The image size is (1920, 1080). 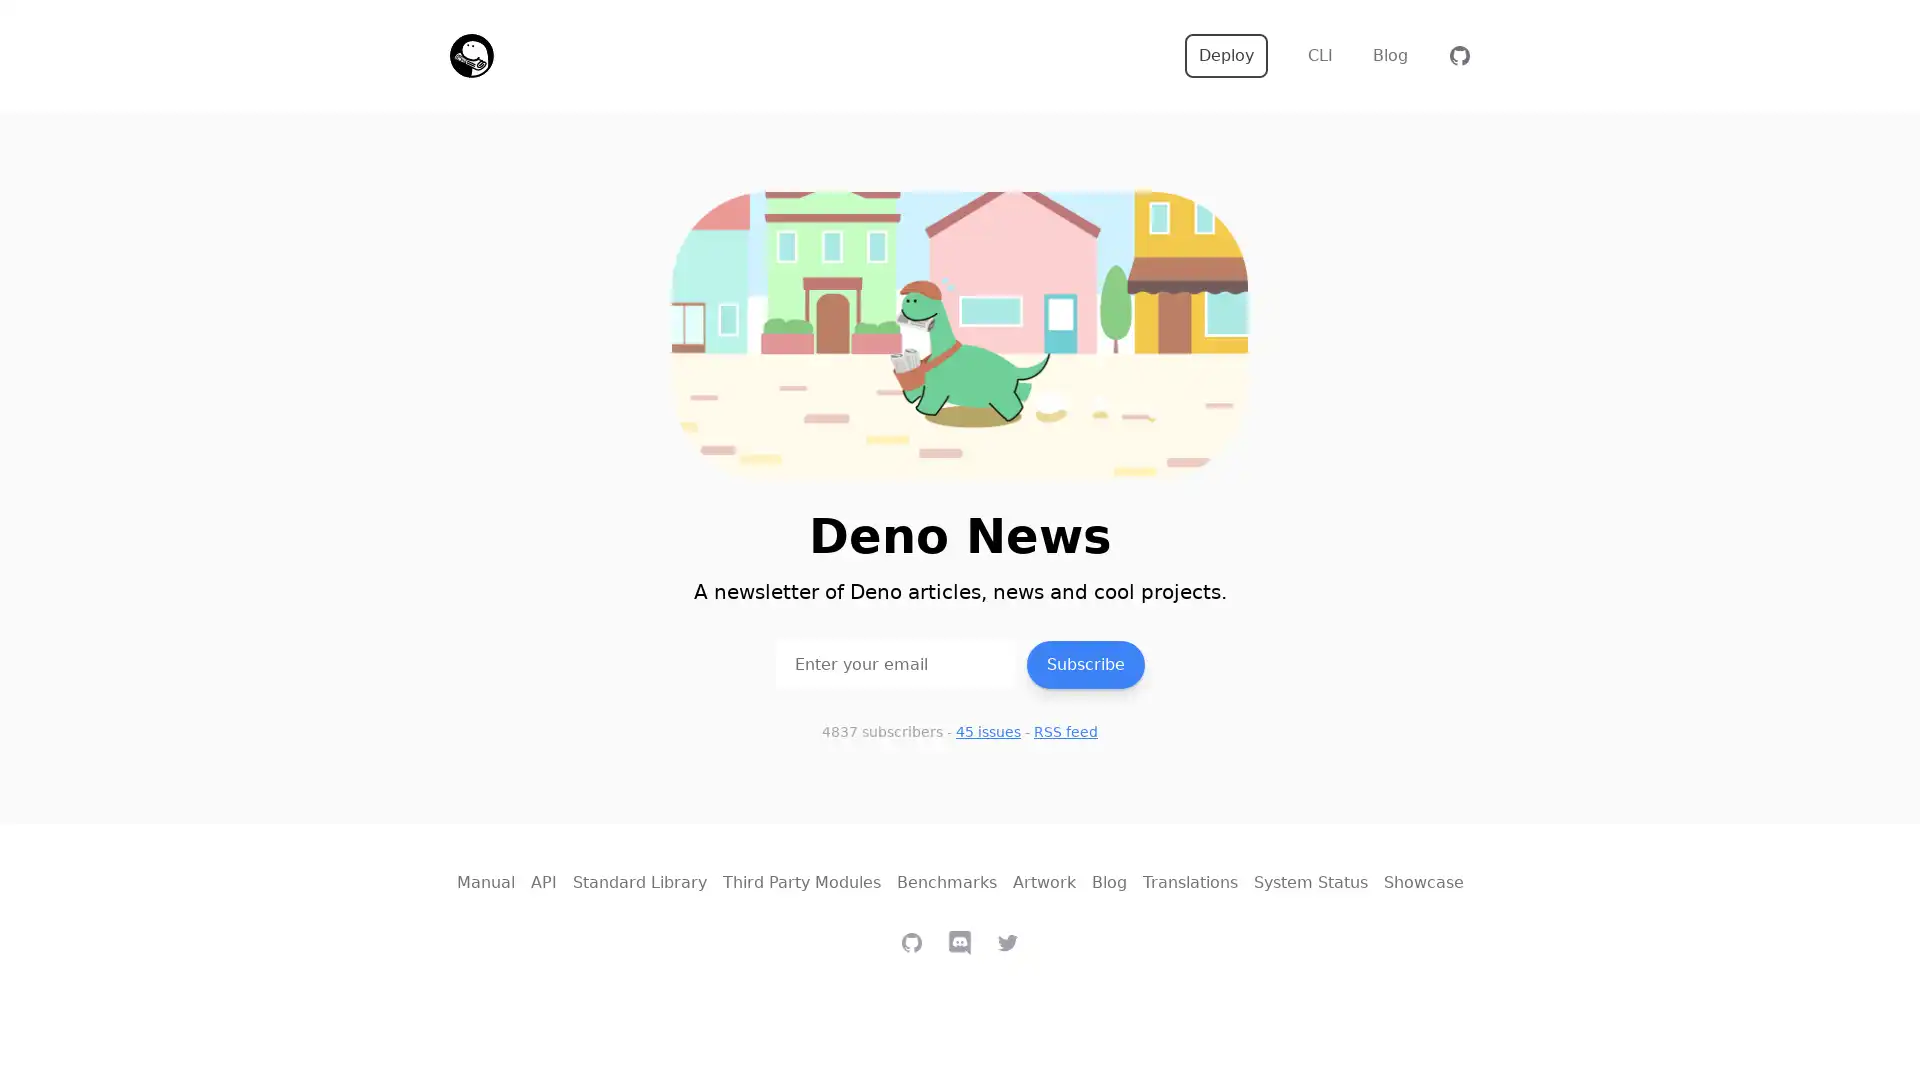 What do you see at coordinates (1084, 663) in the screenshot?
I see `Subscribe` at bounding box center [1084, 663].